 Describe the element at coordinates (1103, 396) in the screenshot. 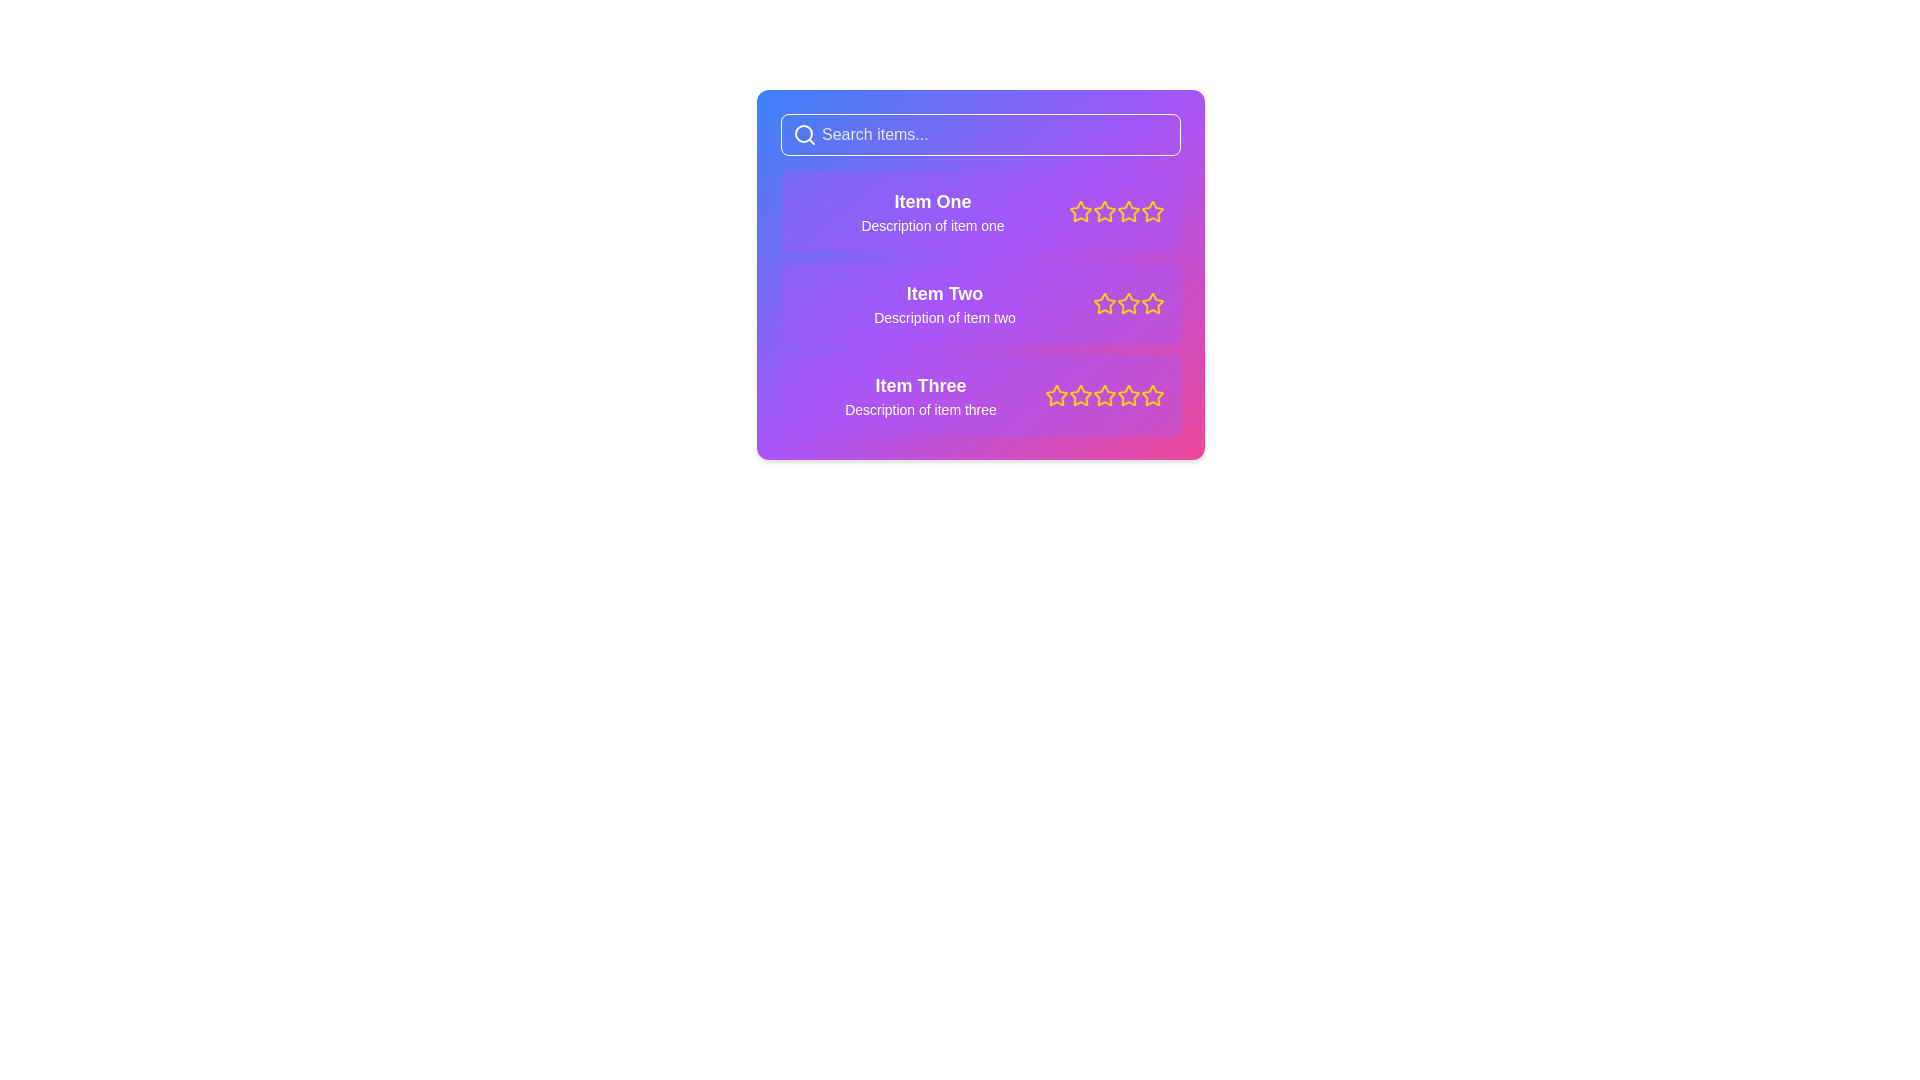

I see `the interactive Rating component, which is a row of five yellow star icons, aligned with the text 'Item Three - Description of item three'` at that location.